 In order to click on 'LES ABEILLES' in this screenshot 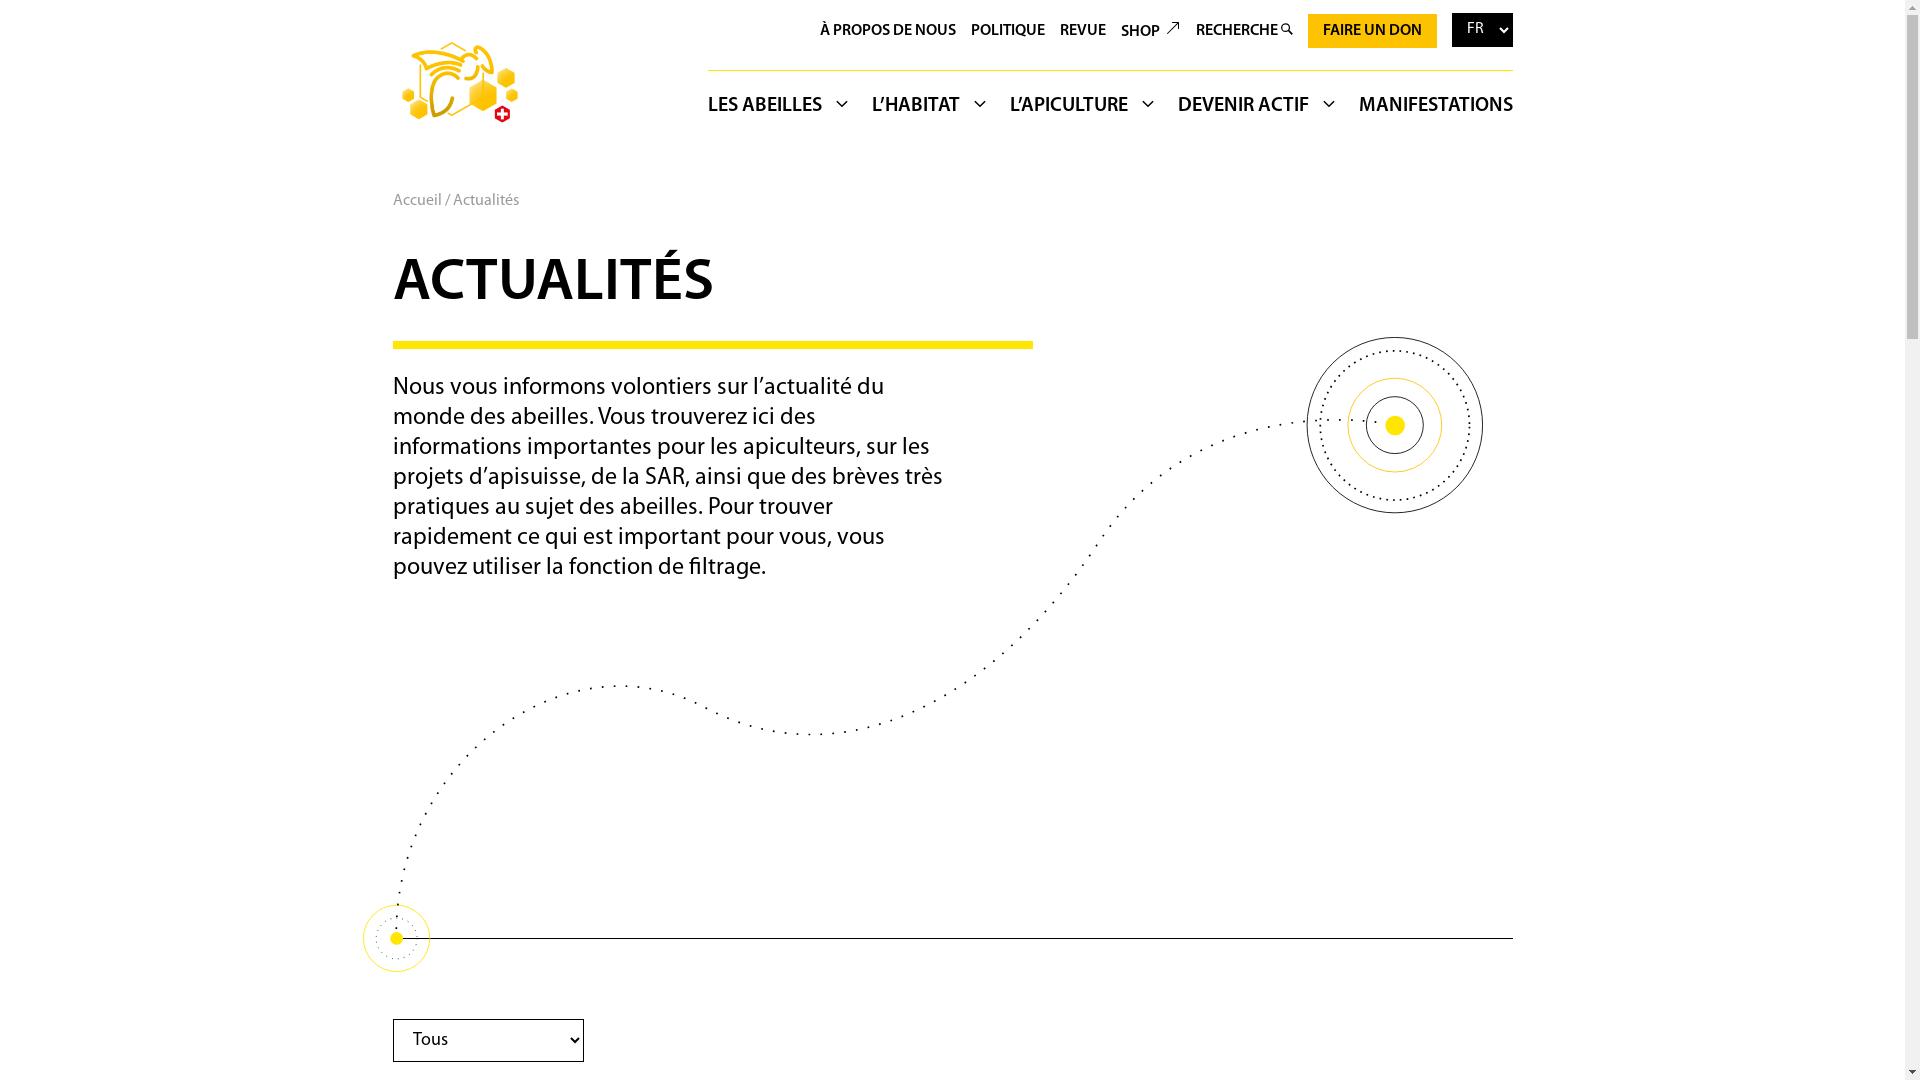, I will do `click(784, 109)`.